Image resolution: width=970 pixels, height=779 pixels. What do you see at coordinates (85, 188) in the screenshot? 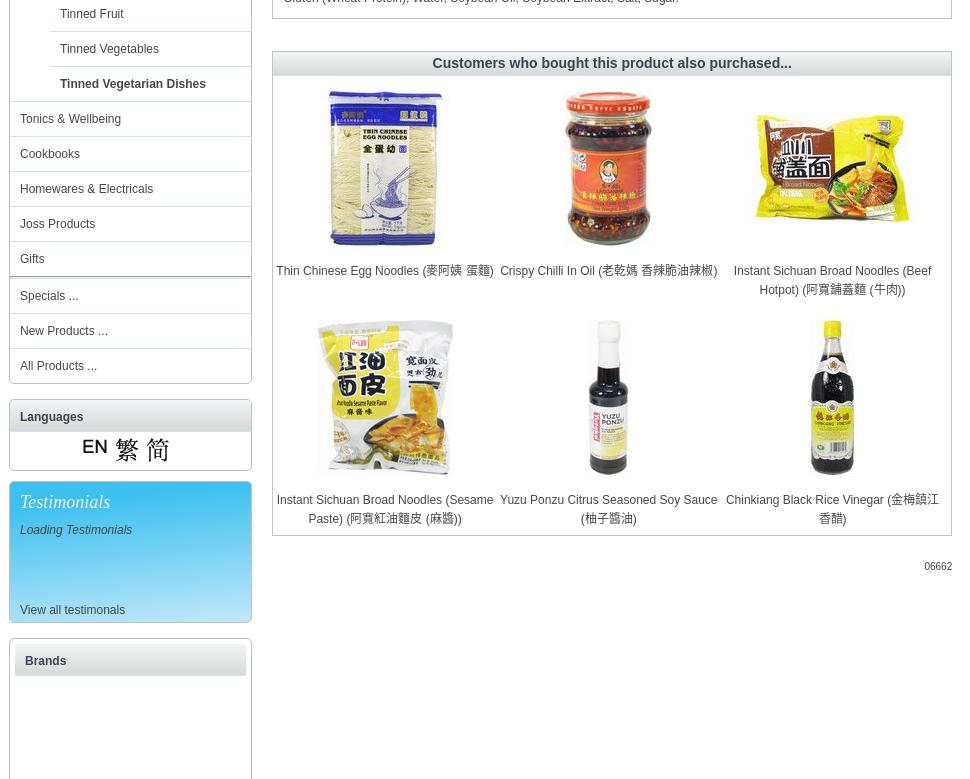
I see `'Homewares & Electricals'` at bounding box center [85, 188].